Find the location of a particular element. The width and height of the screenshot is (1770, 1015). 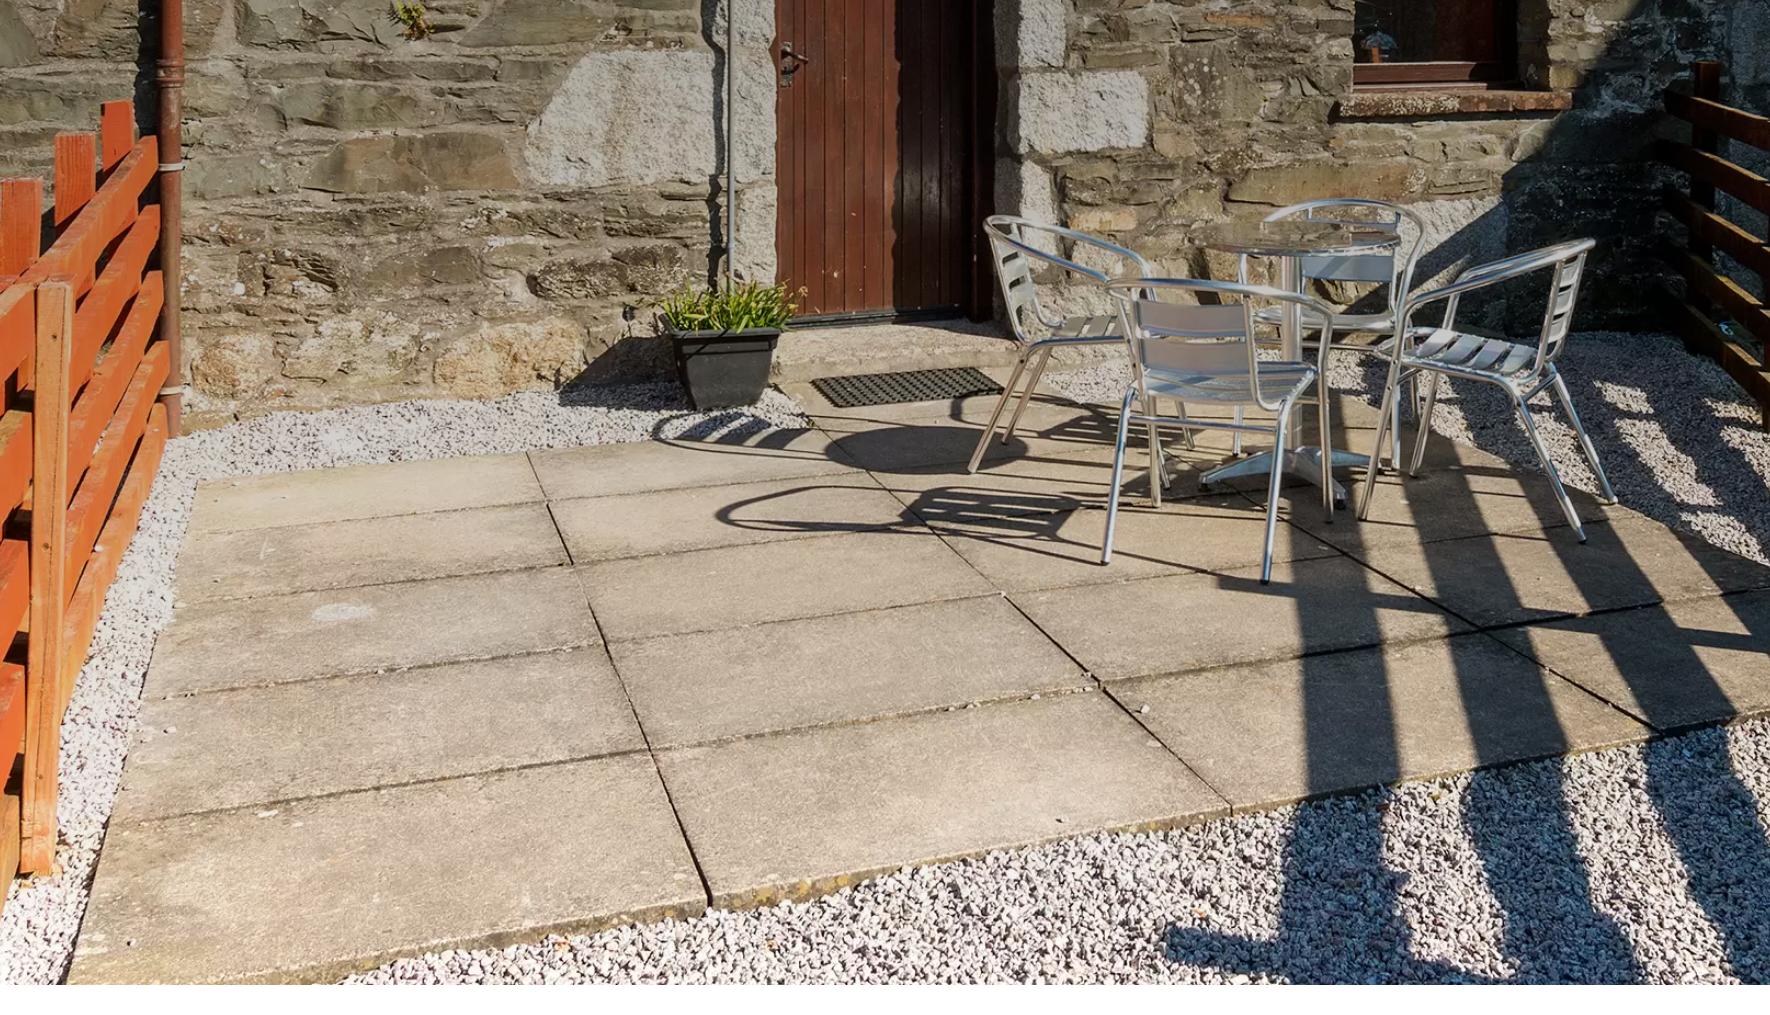

'Privacy Policy' is located at coordinates (885, 899).